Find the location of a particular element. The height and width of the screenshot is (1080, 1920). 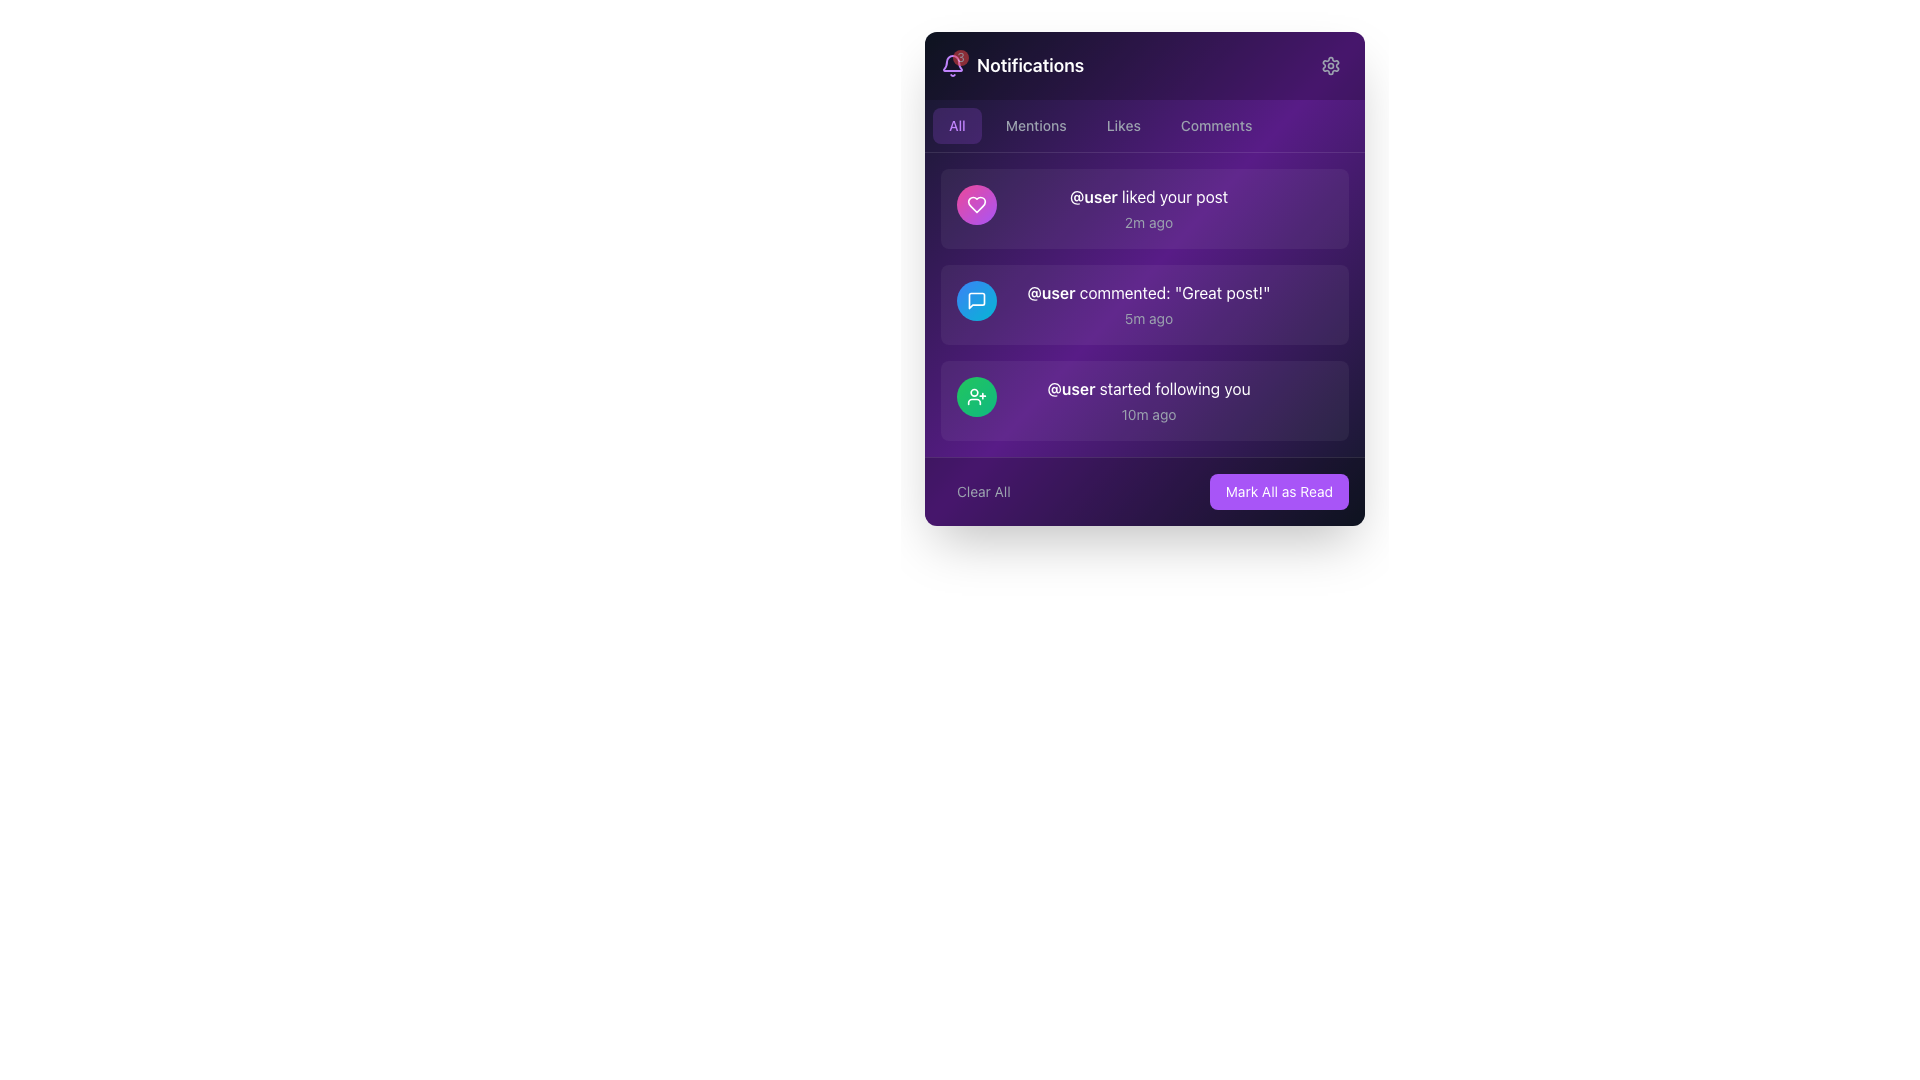

the notification associated with the speech bubble icon located in the user notification panel, specifically near the second notification entry that reads '@user commented: 'Great post!'' is located at coordinates (977, 300).